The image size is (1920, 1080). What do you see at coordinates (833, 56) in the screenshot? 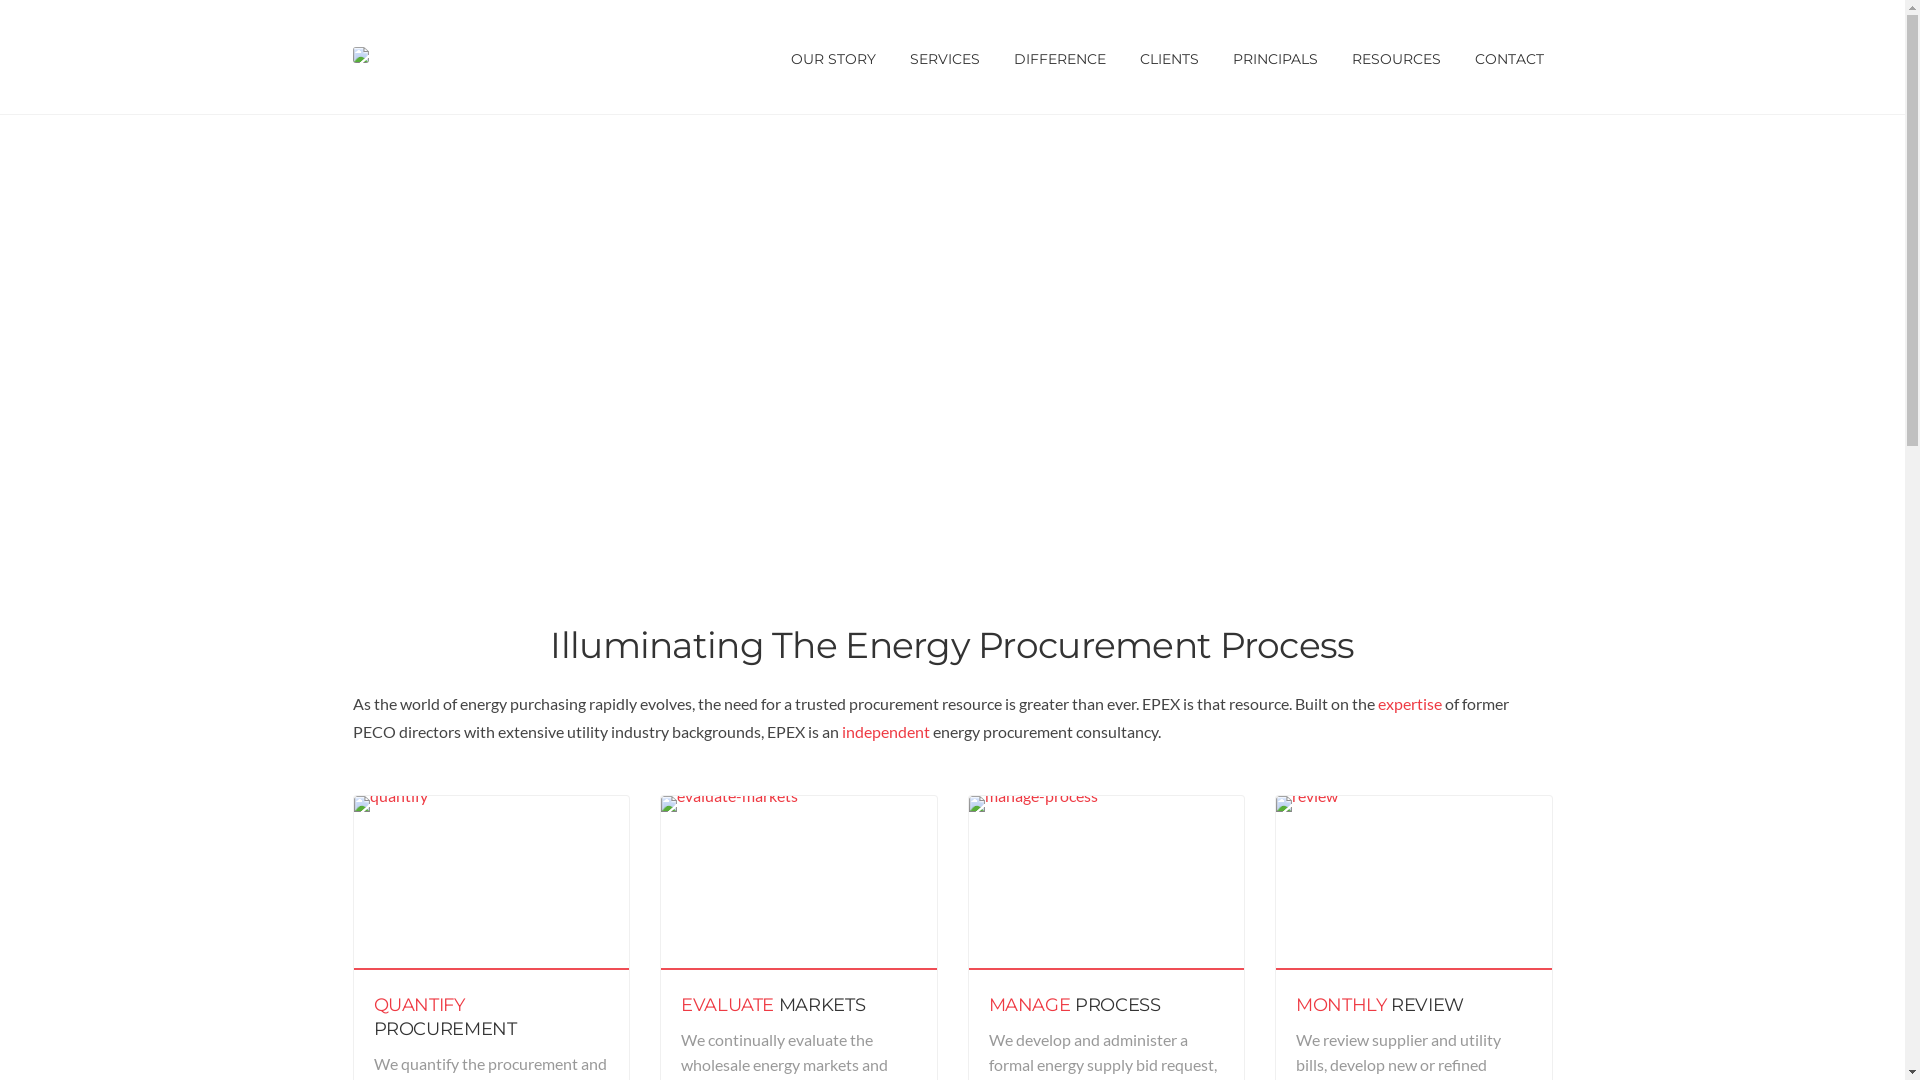
I see `'OUR STORY'` at bounding box center [833, 56].